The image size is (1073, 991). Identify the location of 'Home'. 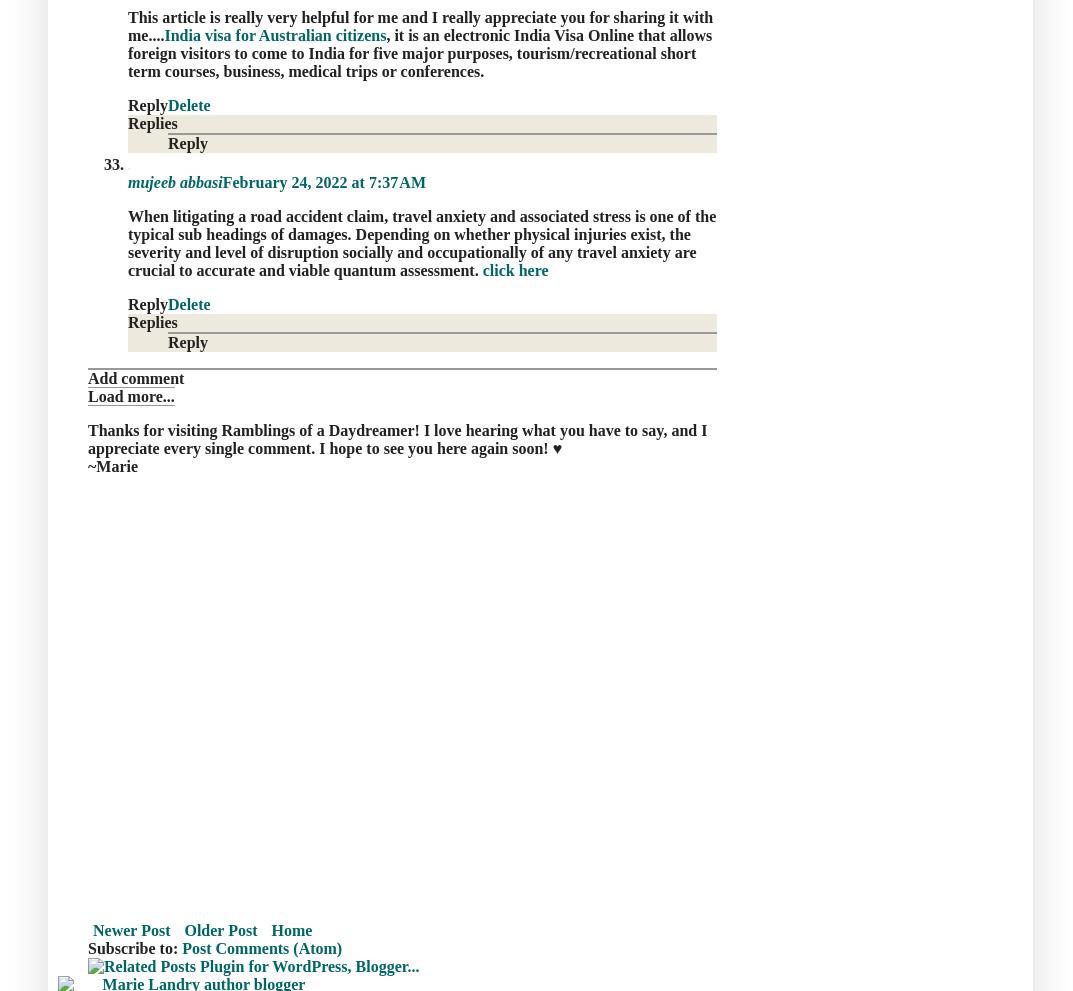
(290, 928).